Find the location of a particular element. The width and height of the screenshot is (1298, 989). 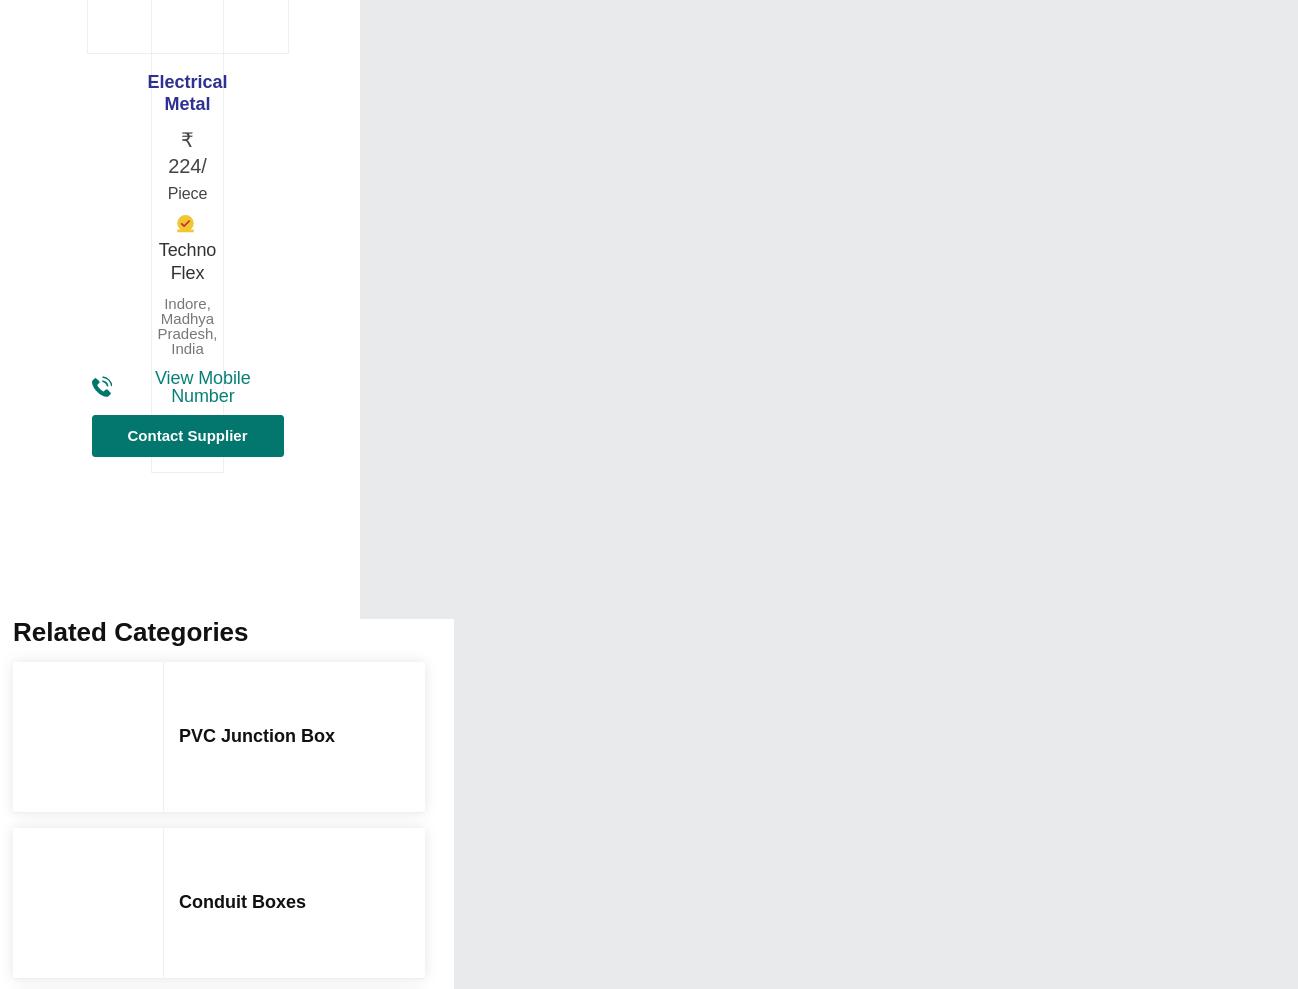

'Conduit Boxes' is located at coordinates (242, 899).